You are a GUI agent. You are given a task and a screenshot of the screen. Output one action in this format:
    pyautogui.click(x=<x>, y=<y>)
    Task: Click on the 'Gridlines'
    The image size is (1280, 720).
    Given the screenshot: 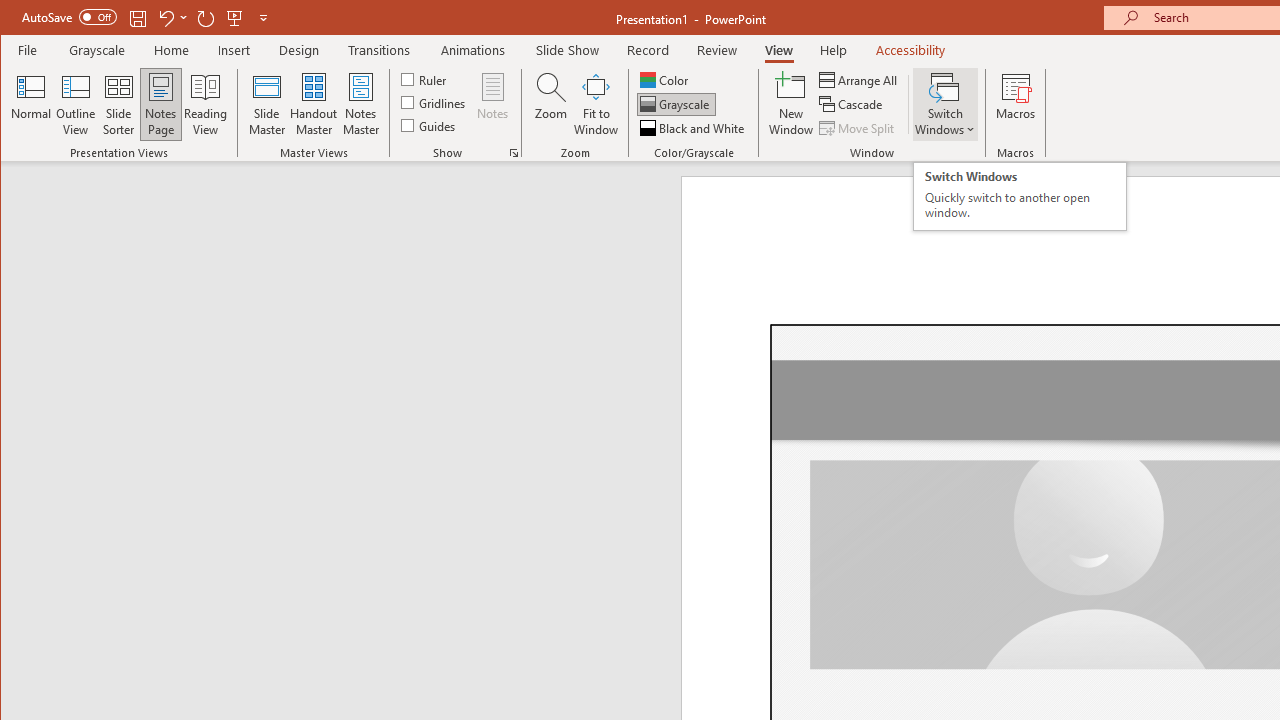 What is the action you would take?
    pyautogui.click(x=434, y=102)
    